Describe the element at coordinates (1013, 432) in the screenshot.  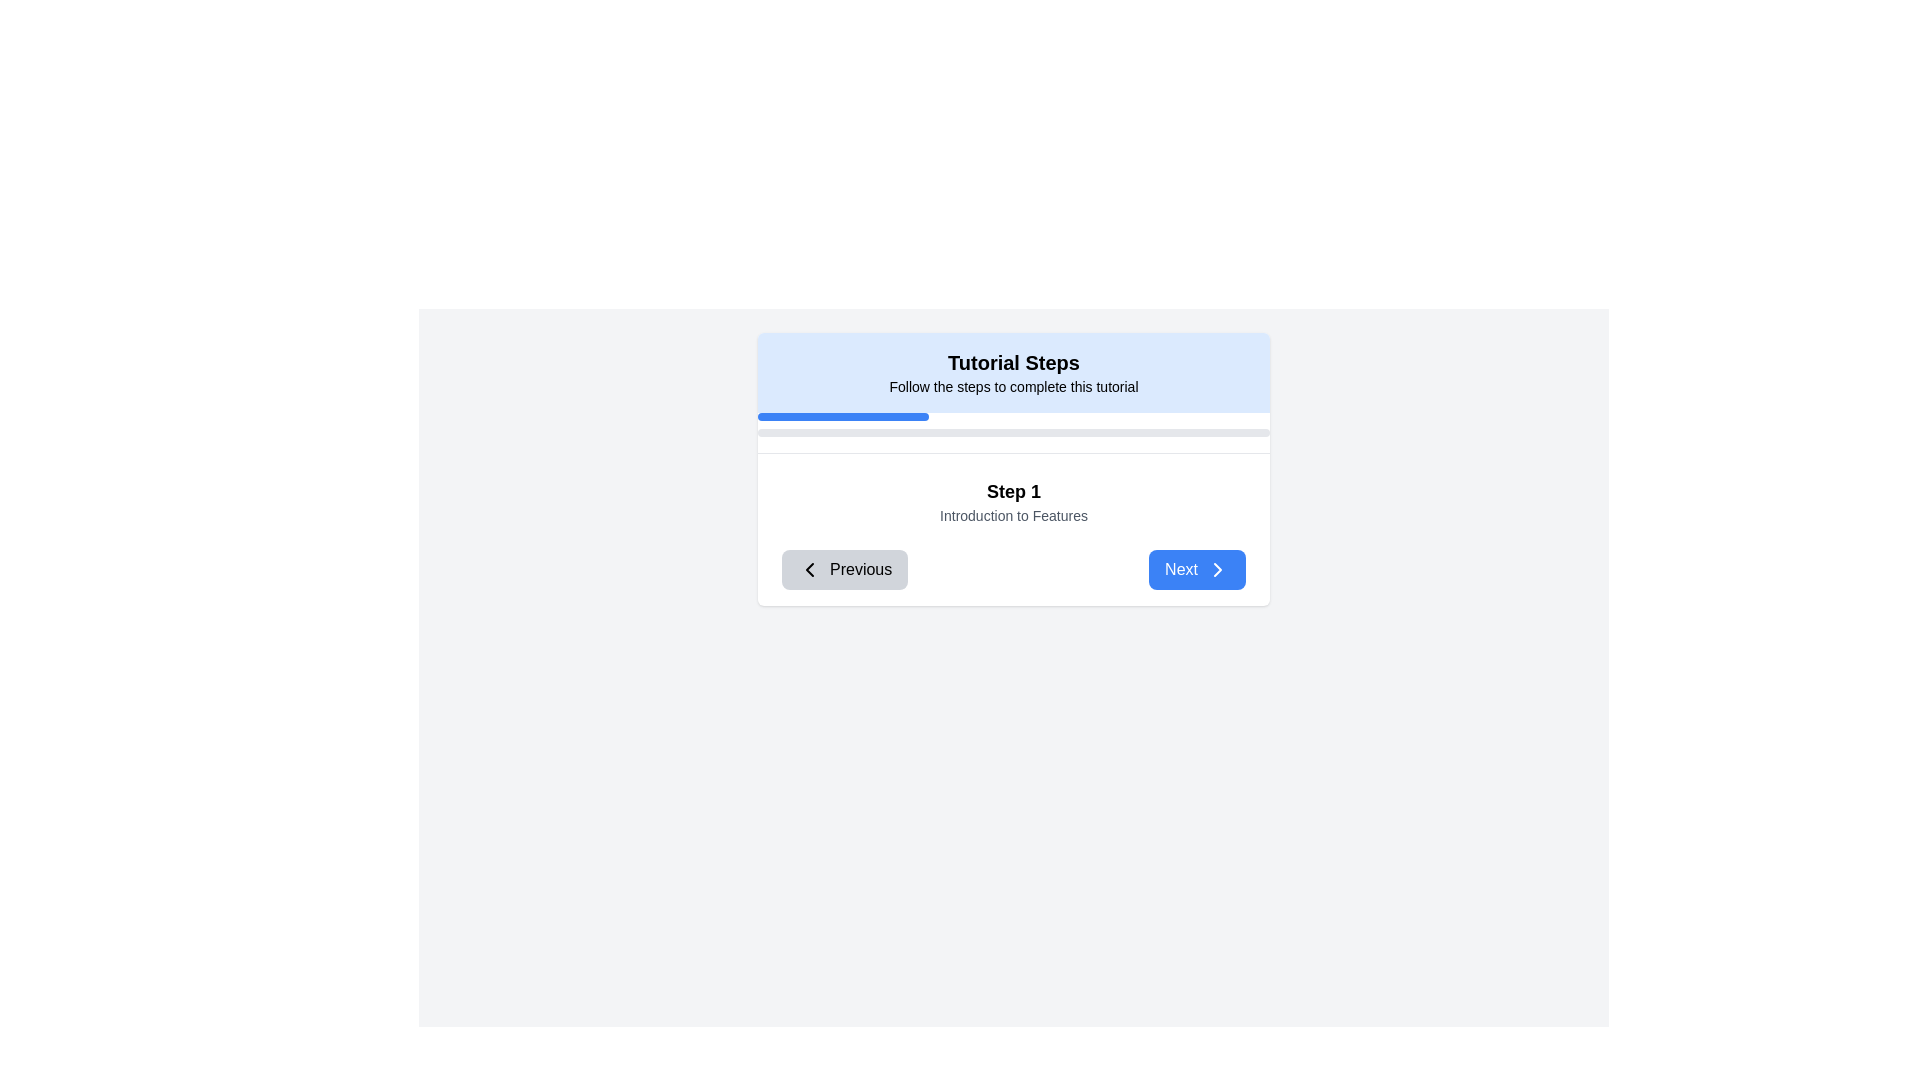
I see `the Progress bar that visually represents the tutorial completion, located centrally in the 'Tutorial Steps' panel` at that location.